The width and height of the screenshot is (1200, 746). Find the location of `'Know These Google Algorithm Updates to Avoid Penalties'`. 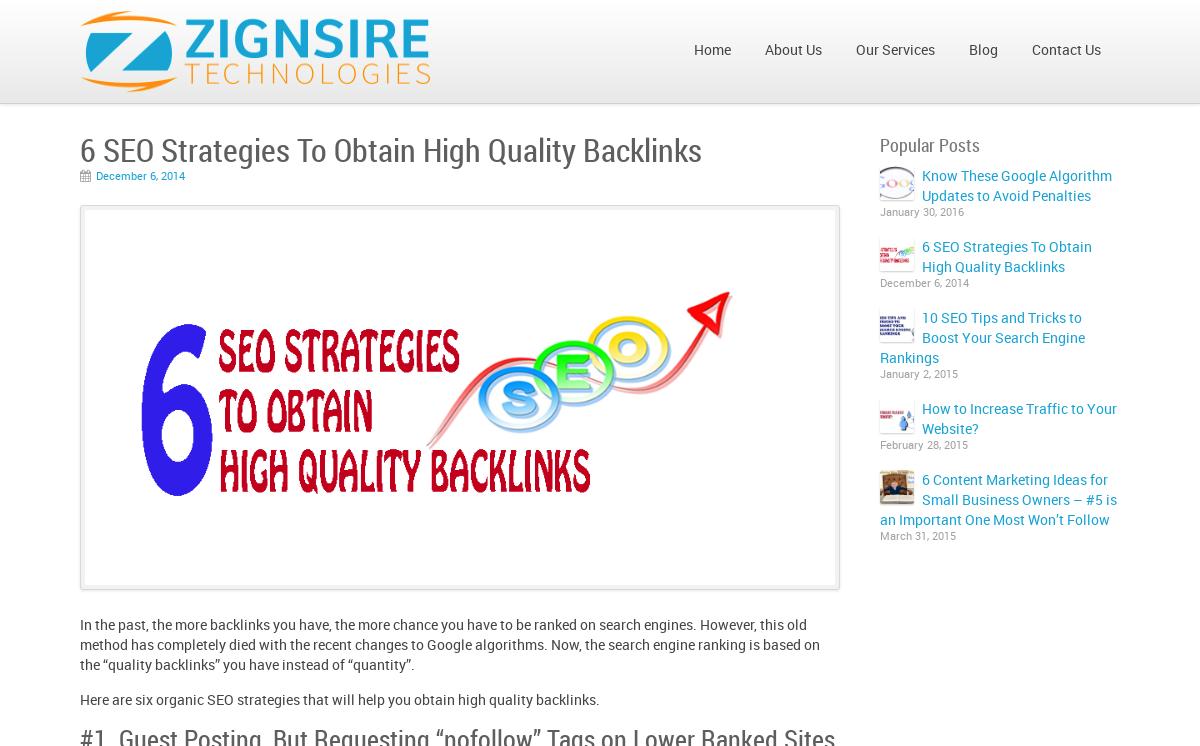

'Know These Google Algorithm Updates to Avoid Penalties' is located at coordinates (921, 185).